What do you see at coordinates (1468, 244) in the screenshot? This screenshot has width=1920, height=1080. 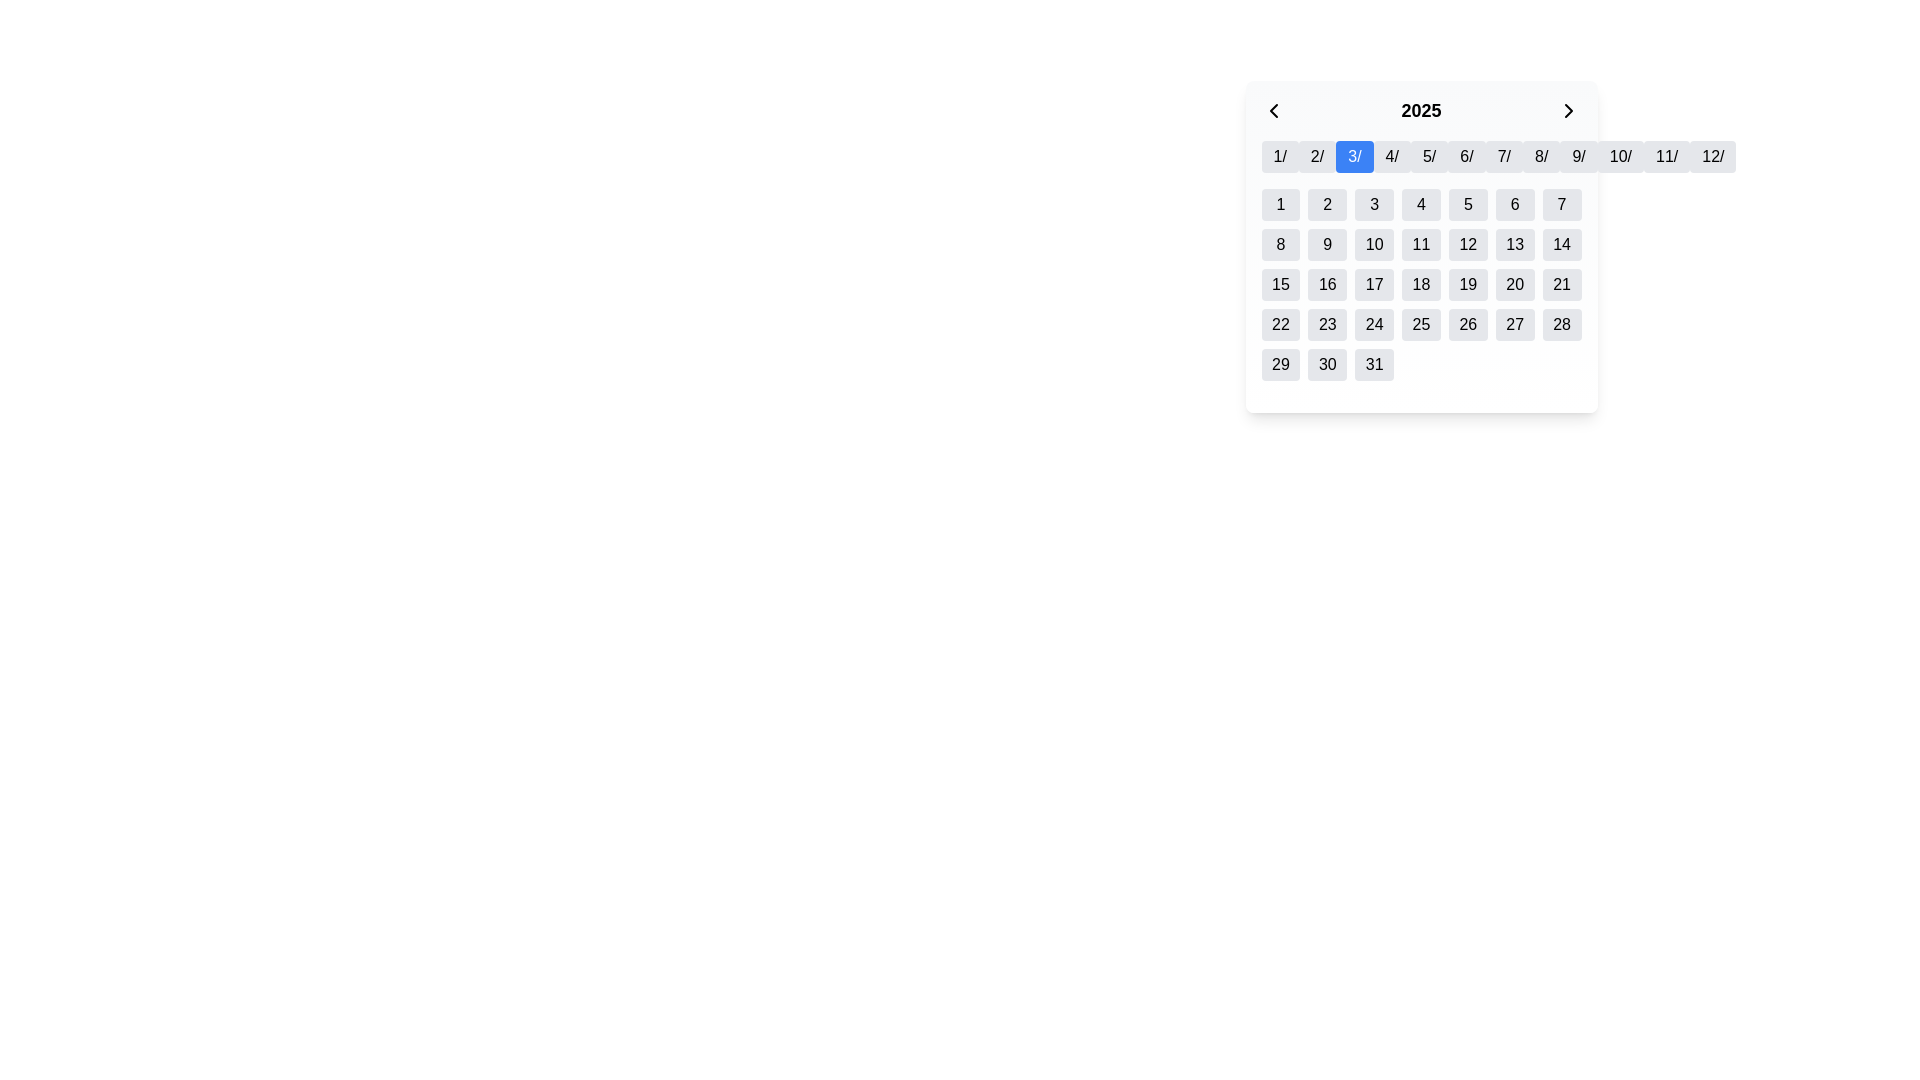 I see `the button representing the twelfth day on the calendar` at bounding box center [1468, 244].